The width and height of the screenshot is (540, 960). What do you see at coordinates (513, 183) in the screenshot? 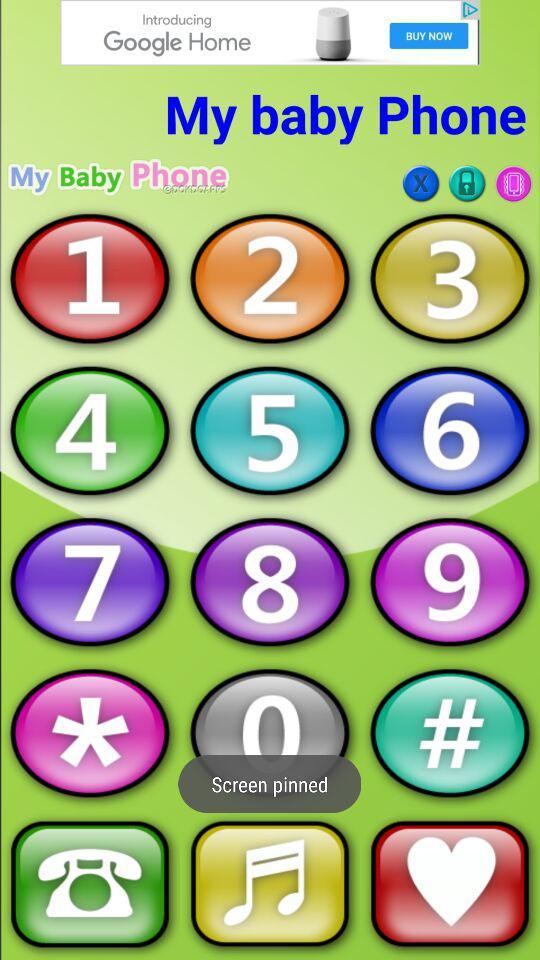
I see `vibration` at bounding box center [513, 183].